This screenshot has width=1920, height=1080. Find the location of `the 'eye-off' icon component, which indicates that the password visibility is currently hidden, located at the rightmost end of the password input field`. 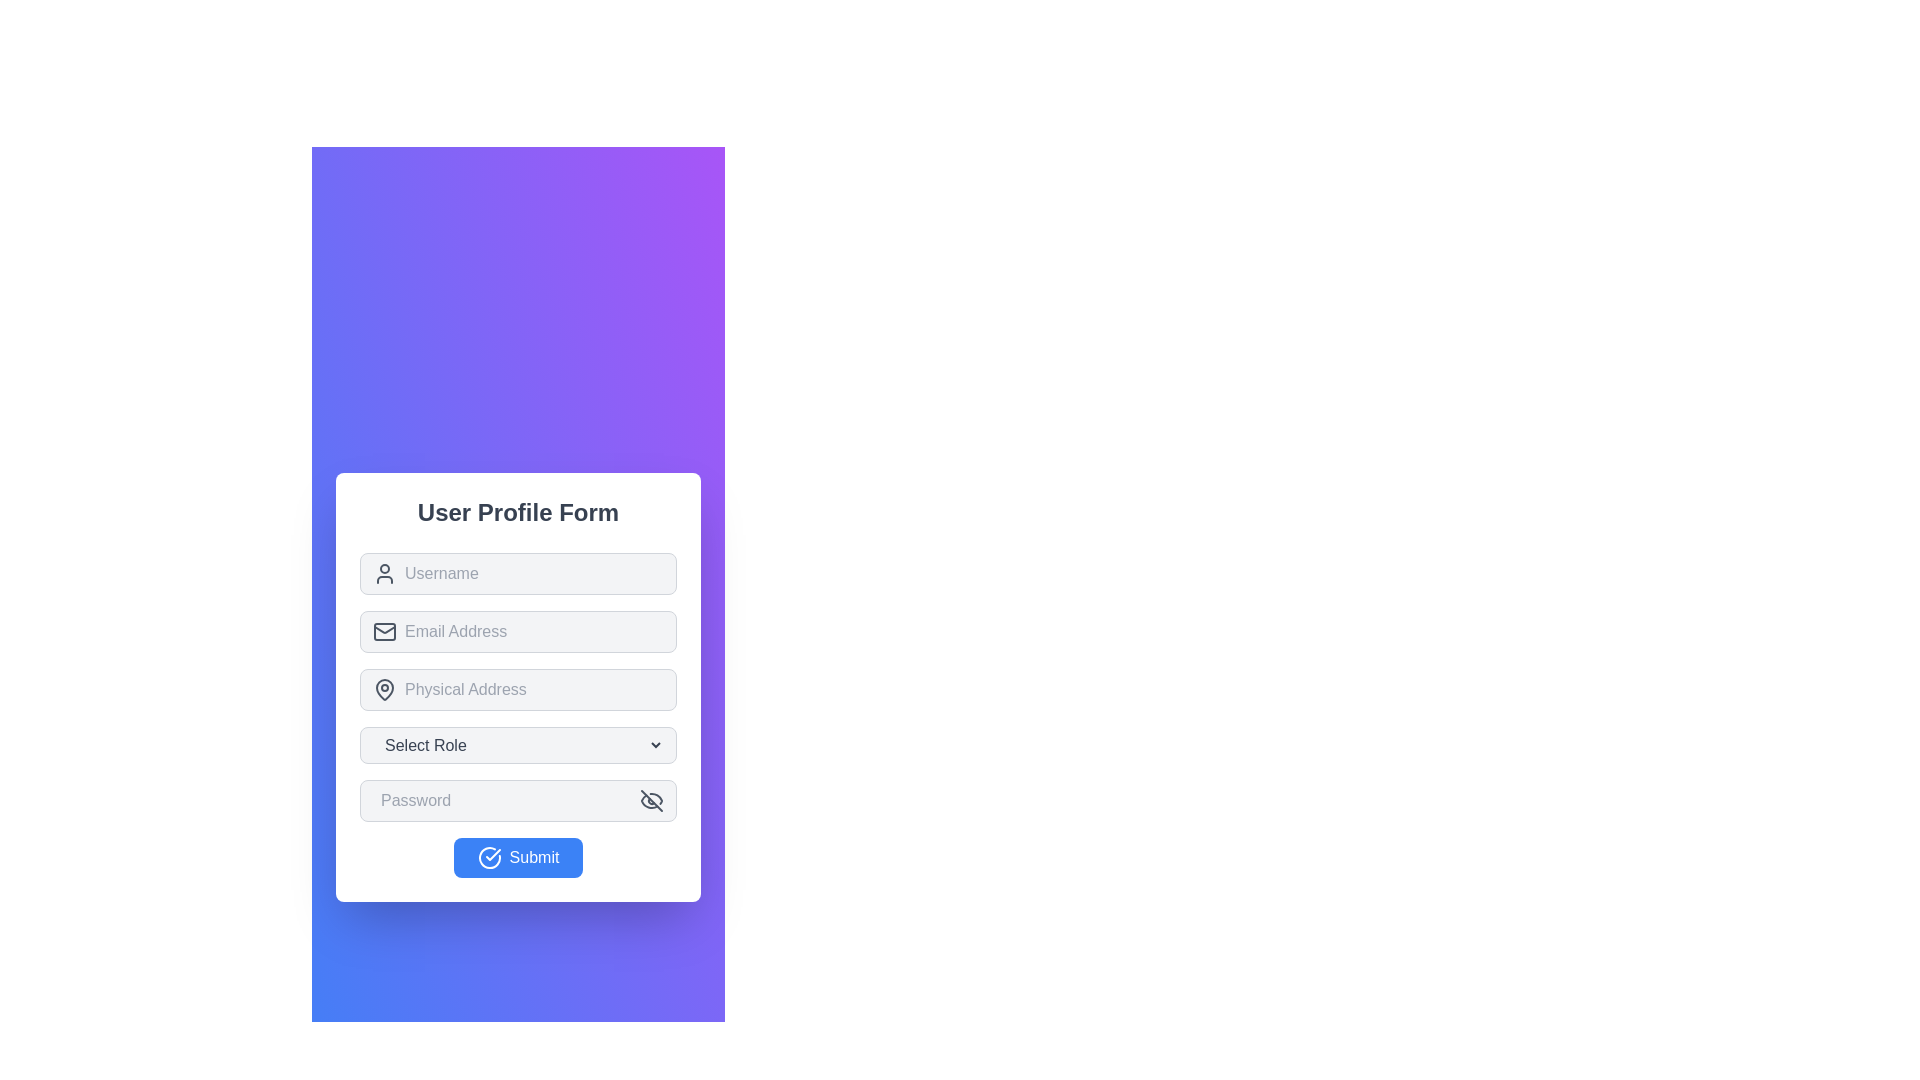

the 'eye-off' icon component, which indicates that the password visibility is currently hidden, located at the rightmost end of the password input field is located at coordinates (649, 800).